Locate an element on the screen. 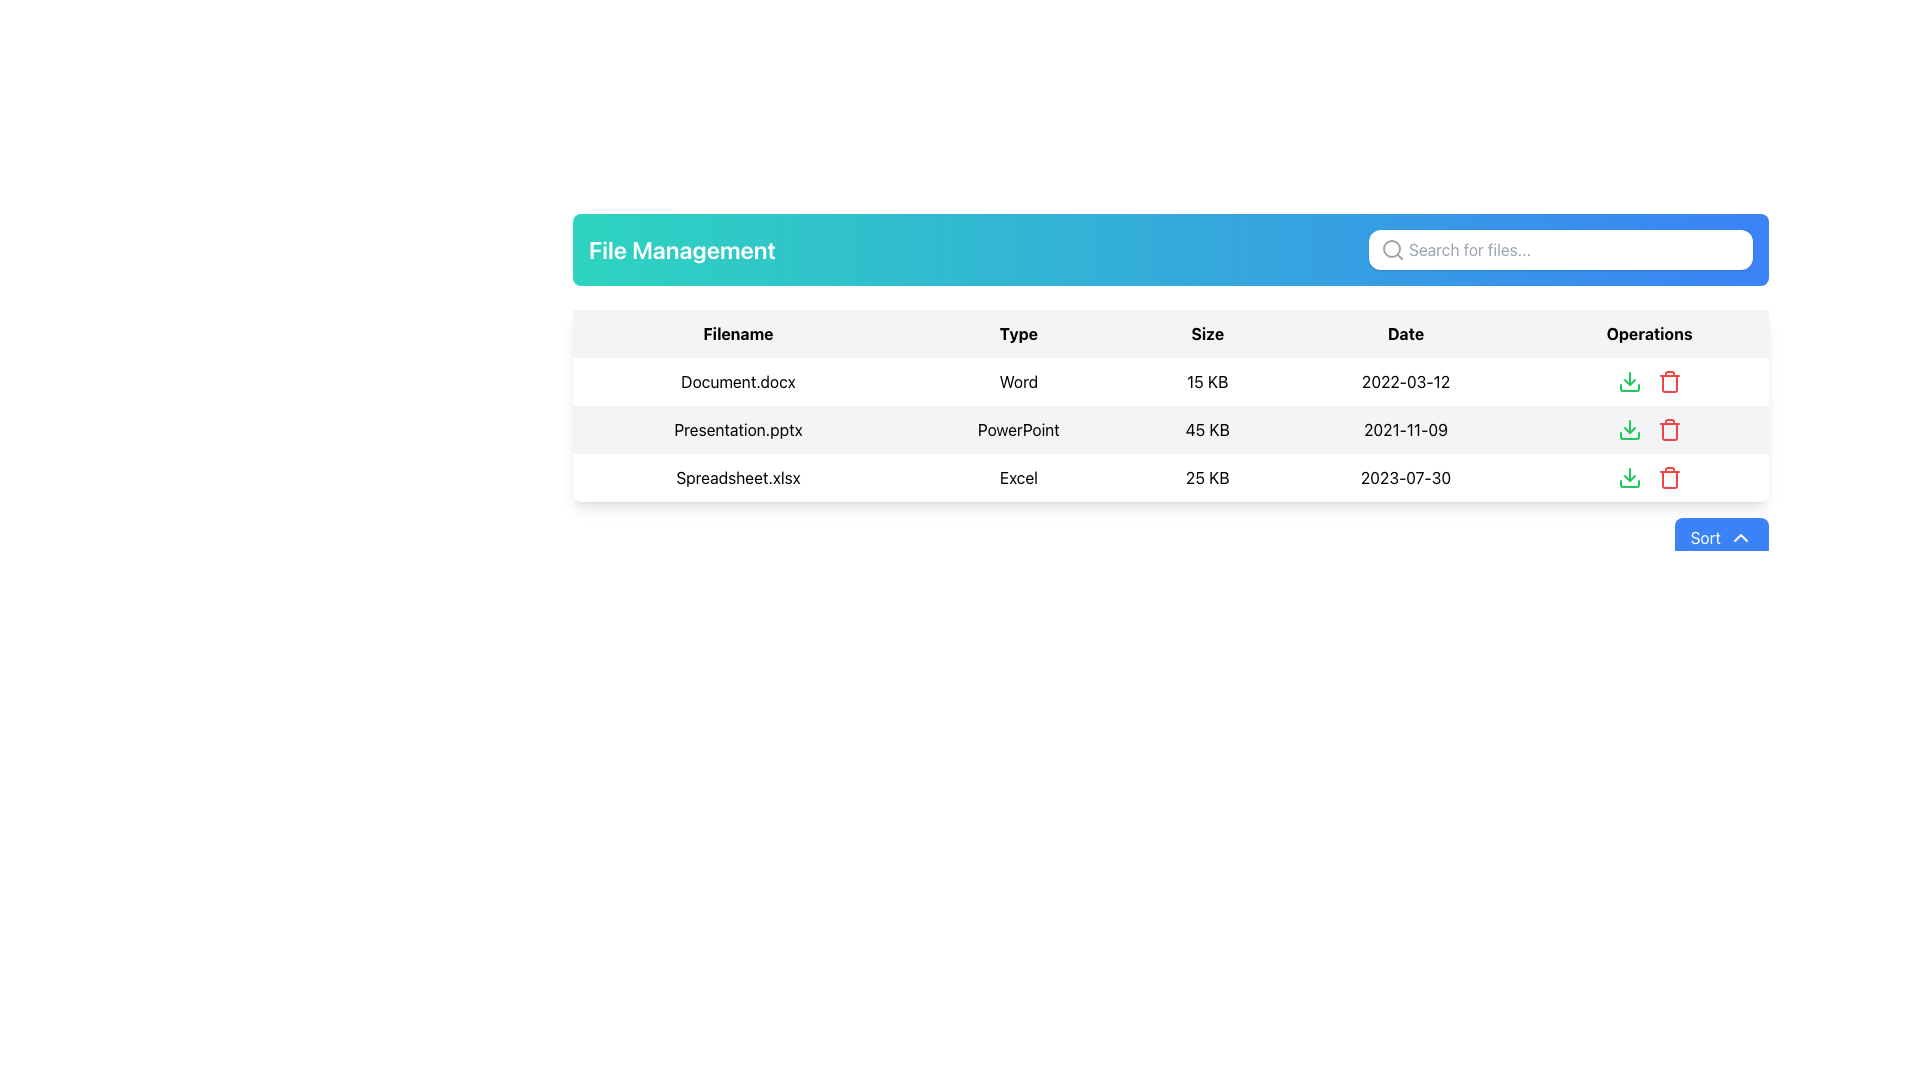 The image size is (1920, 1080). the 'Operations' column header in the data table, which is the fifth column header positioned to the far right of the header row, following the 'Date' column is located at coordinates (1649, 333).